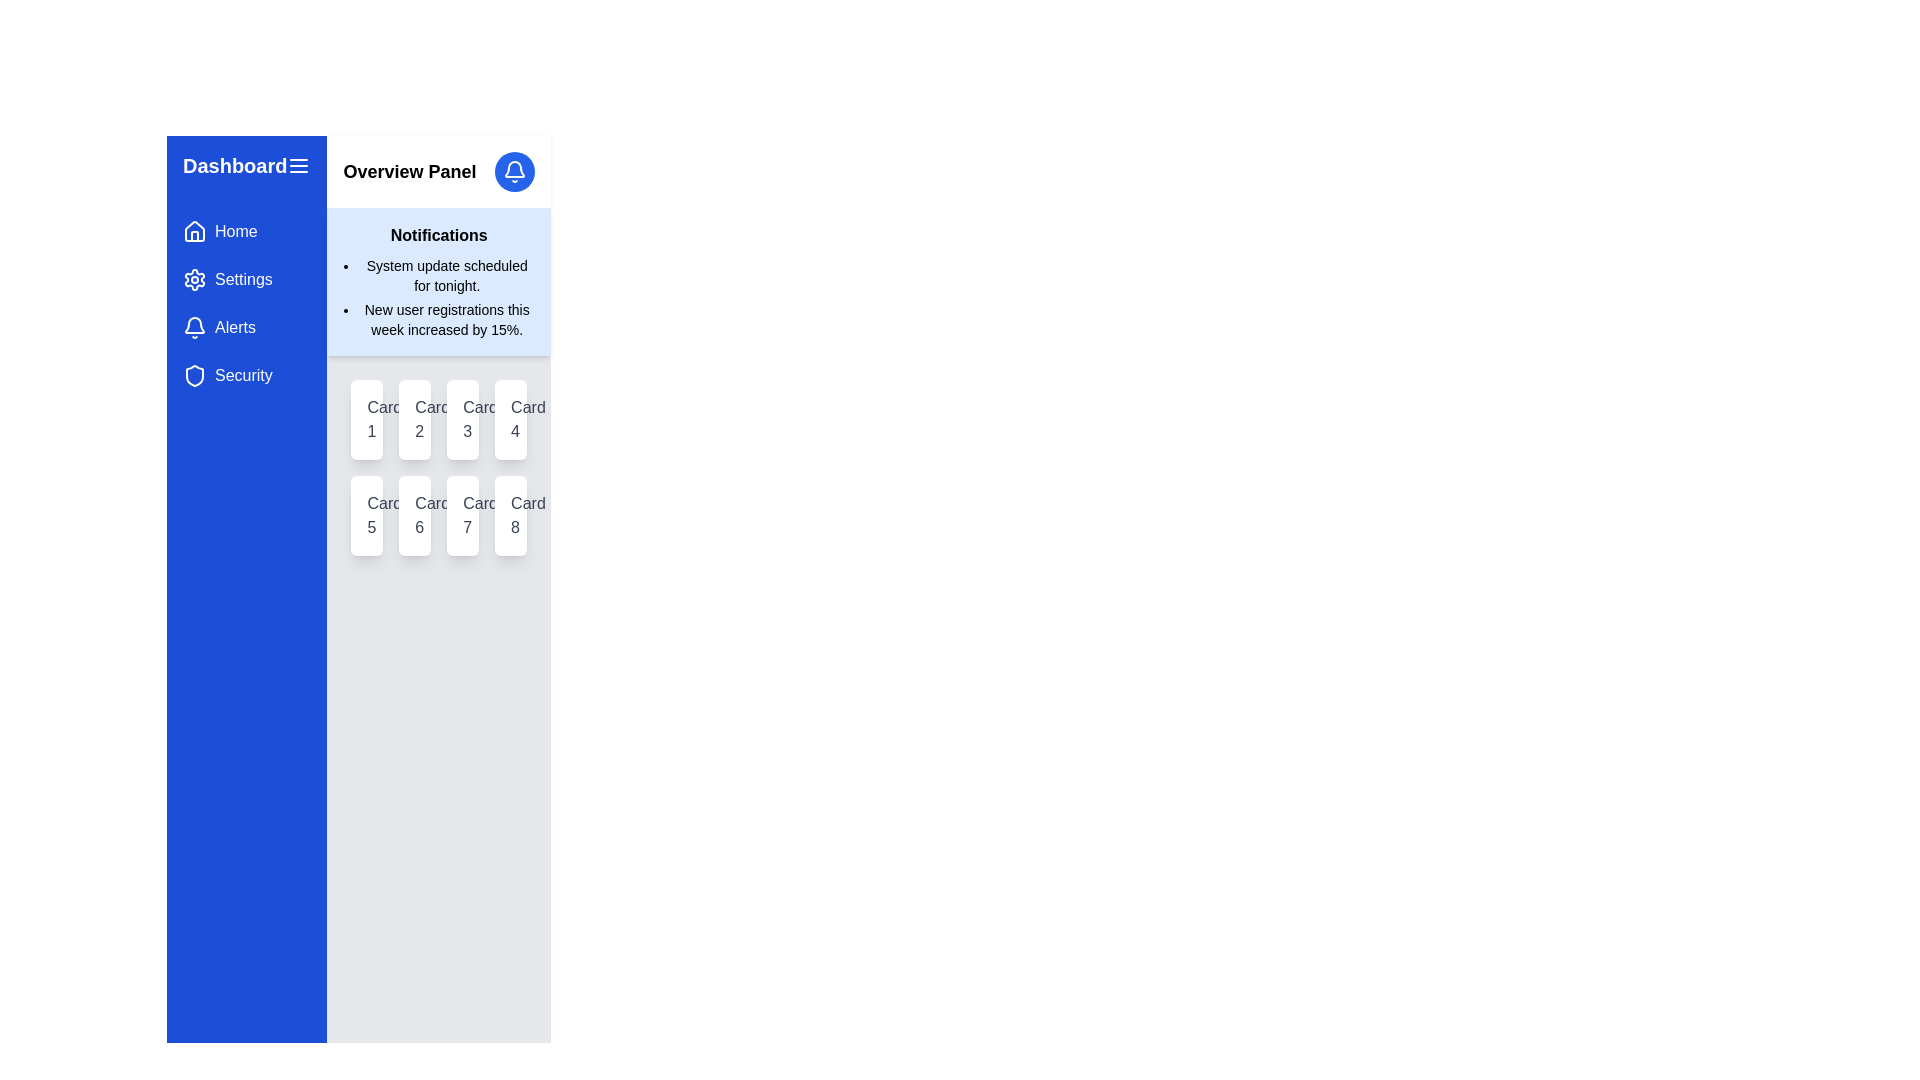 This screenshot has height=1080, width=1920. Describe the element at coordinates (195, 375) in the screenshot. I see `the 'Security' shield icon located in the vertical navigation bar on the left side, positioned below the 'Alerts' section` at that location.